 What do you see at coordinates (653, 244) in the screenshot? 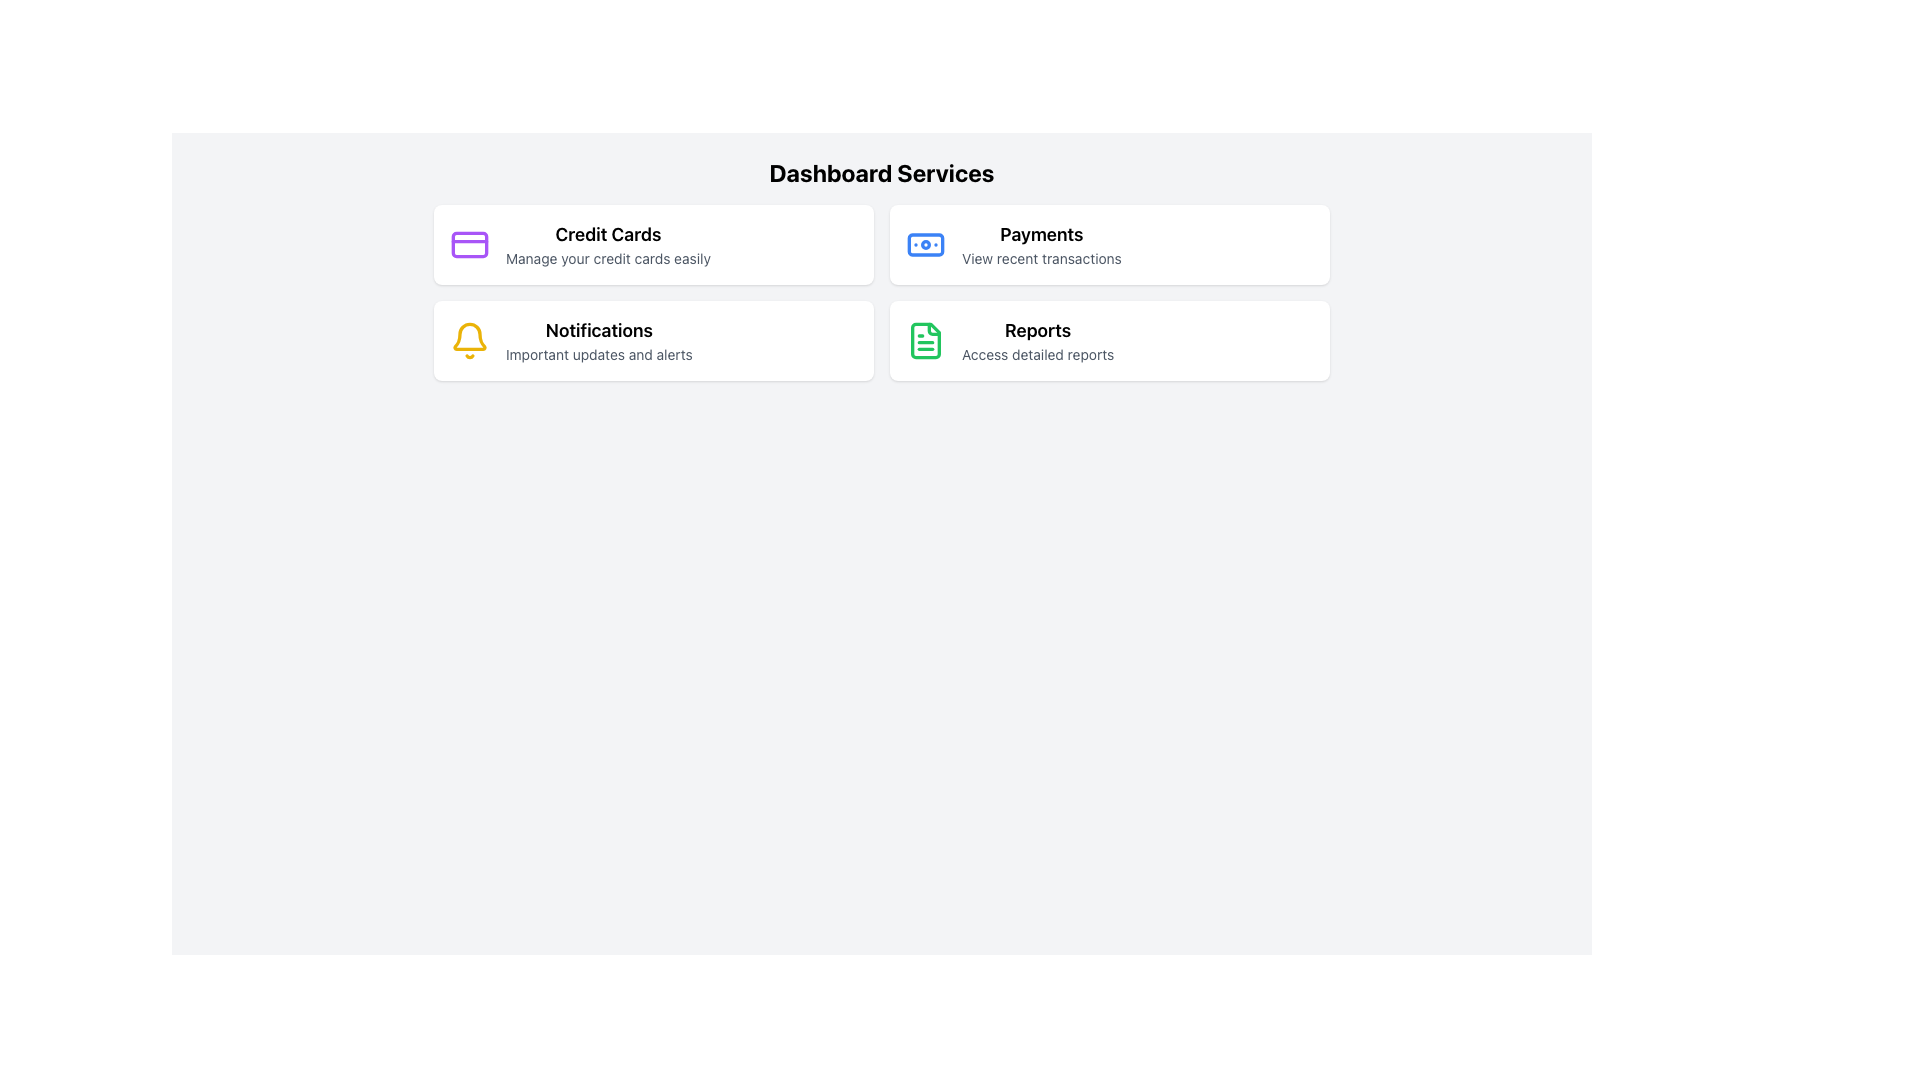
I see `the Card component located in the top-left position of the Dashboard Services interface, which allows users to navigate to credit card management tools` at bounding box center [653, 244].